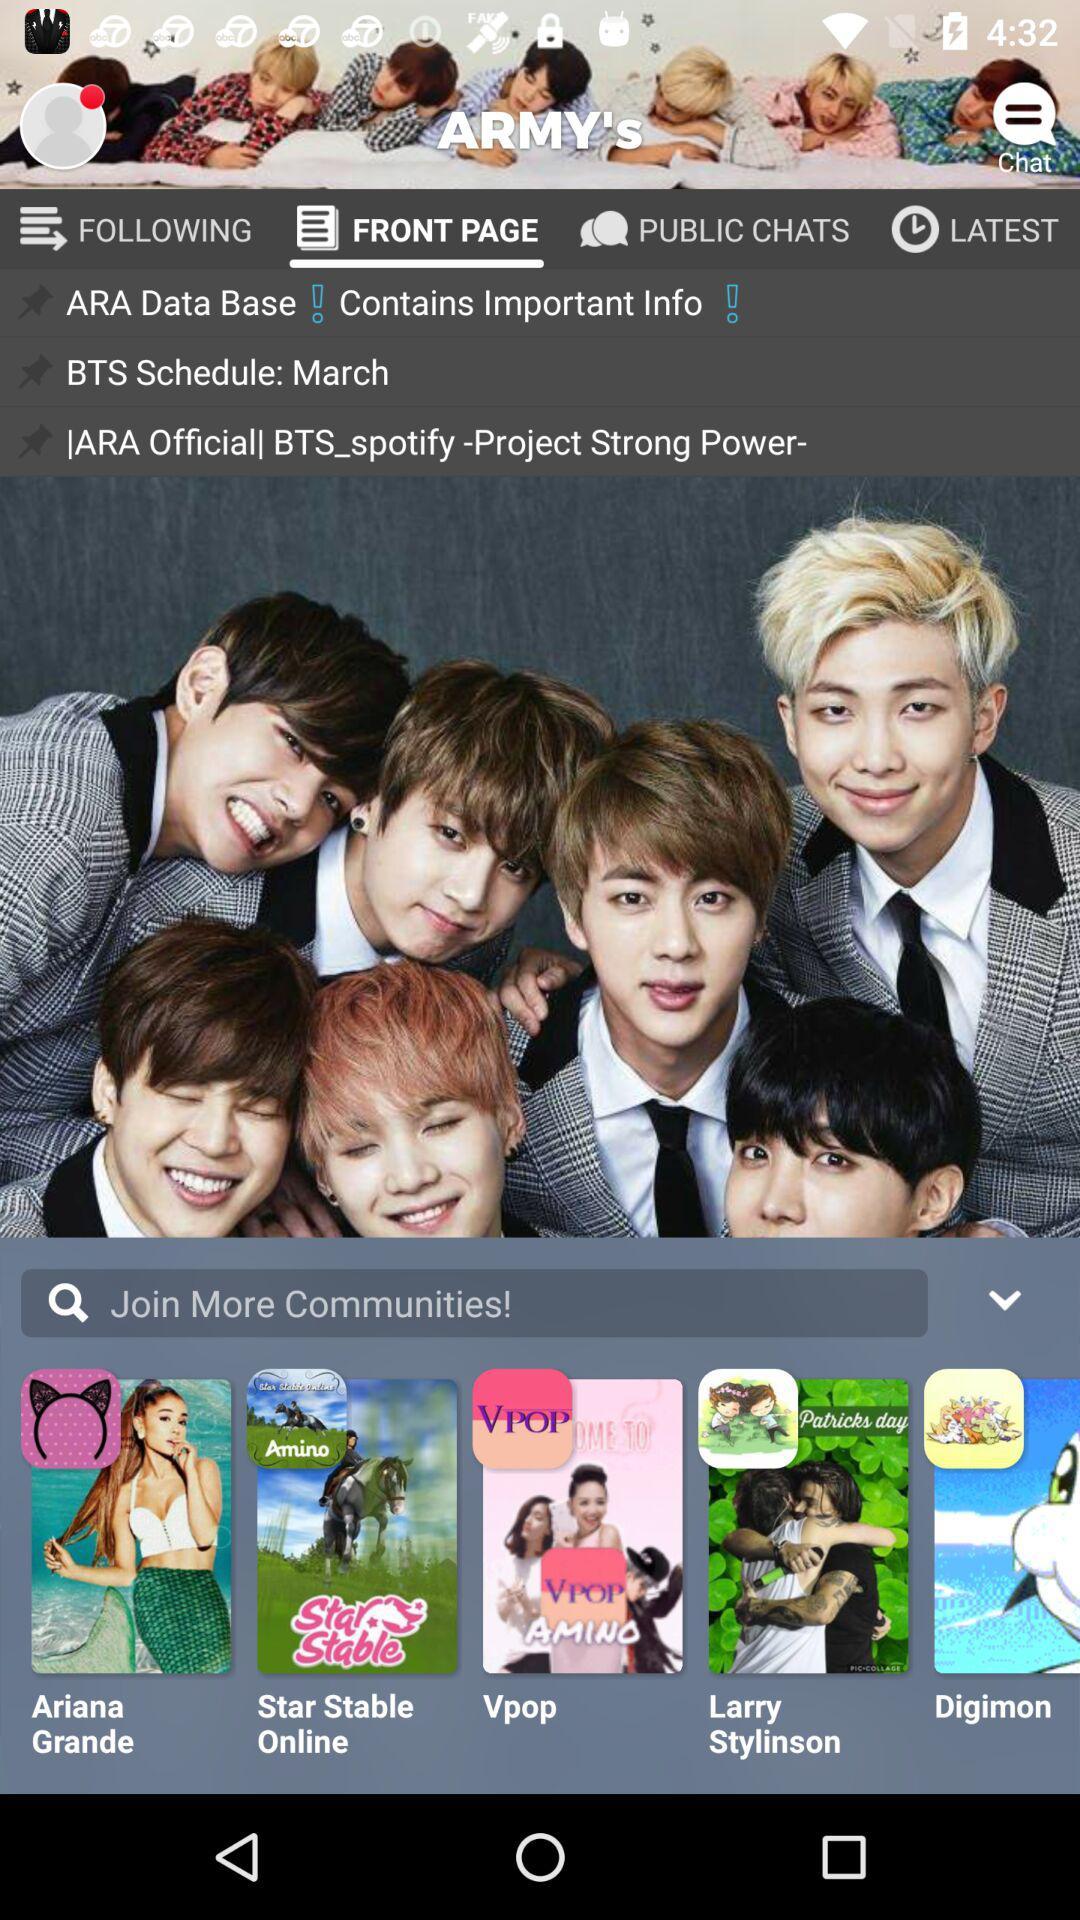 The image size is (1080, 1920). Describe the element at coordinates (1003, 1297) in the screenshot. I see `the expand_more icon` at that location.